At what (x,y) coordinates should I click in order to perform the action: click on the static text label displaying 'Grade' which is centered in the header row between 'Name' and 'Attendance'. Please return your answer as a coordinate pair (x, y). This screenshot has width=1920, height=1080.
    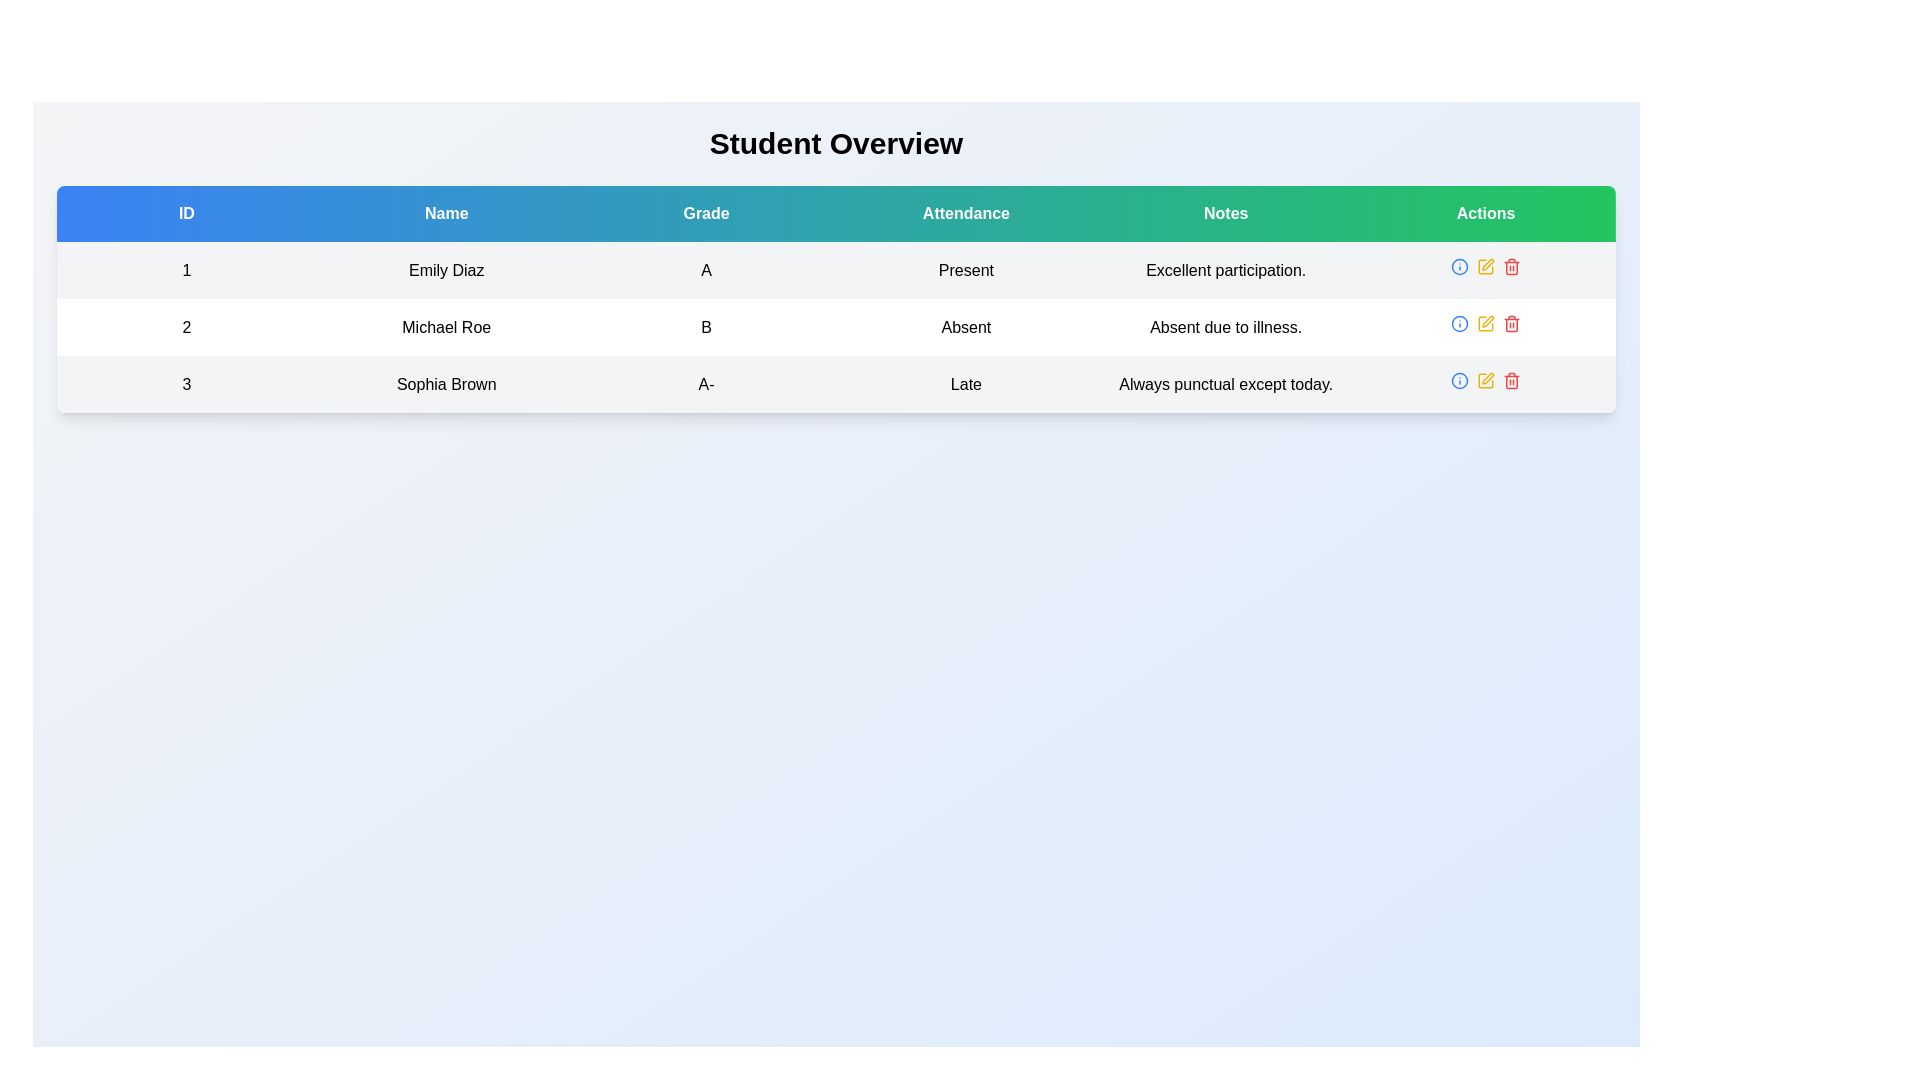
    Looking at the image, I should click on (706, 213).